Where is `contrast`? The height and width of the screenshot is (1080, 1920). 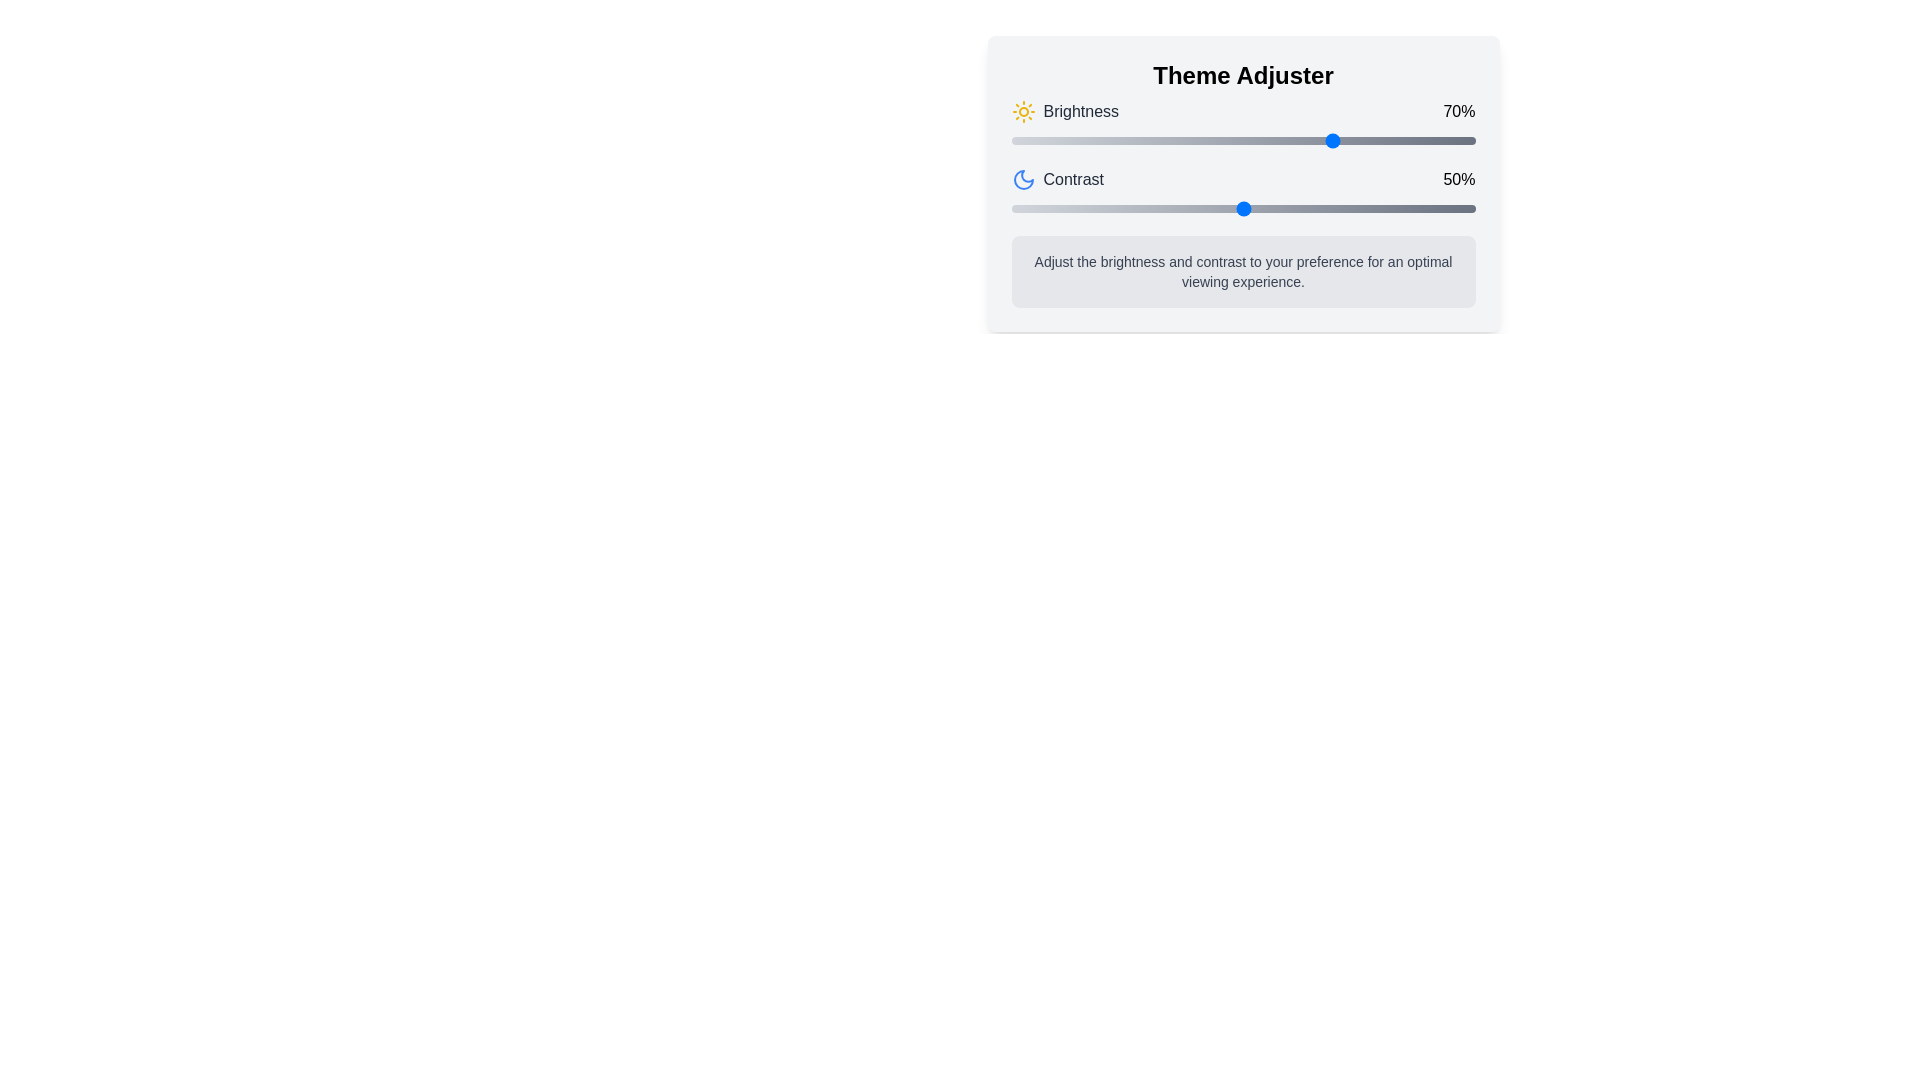 contrast is located at coordinates (1443, 208).